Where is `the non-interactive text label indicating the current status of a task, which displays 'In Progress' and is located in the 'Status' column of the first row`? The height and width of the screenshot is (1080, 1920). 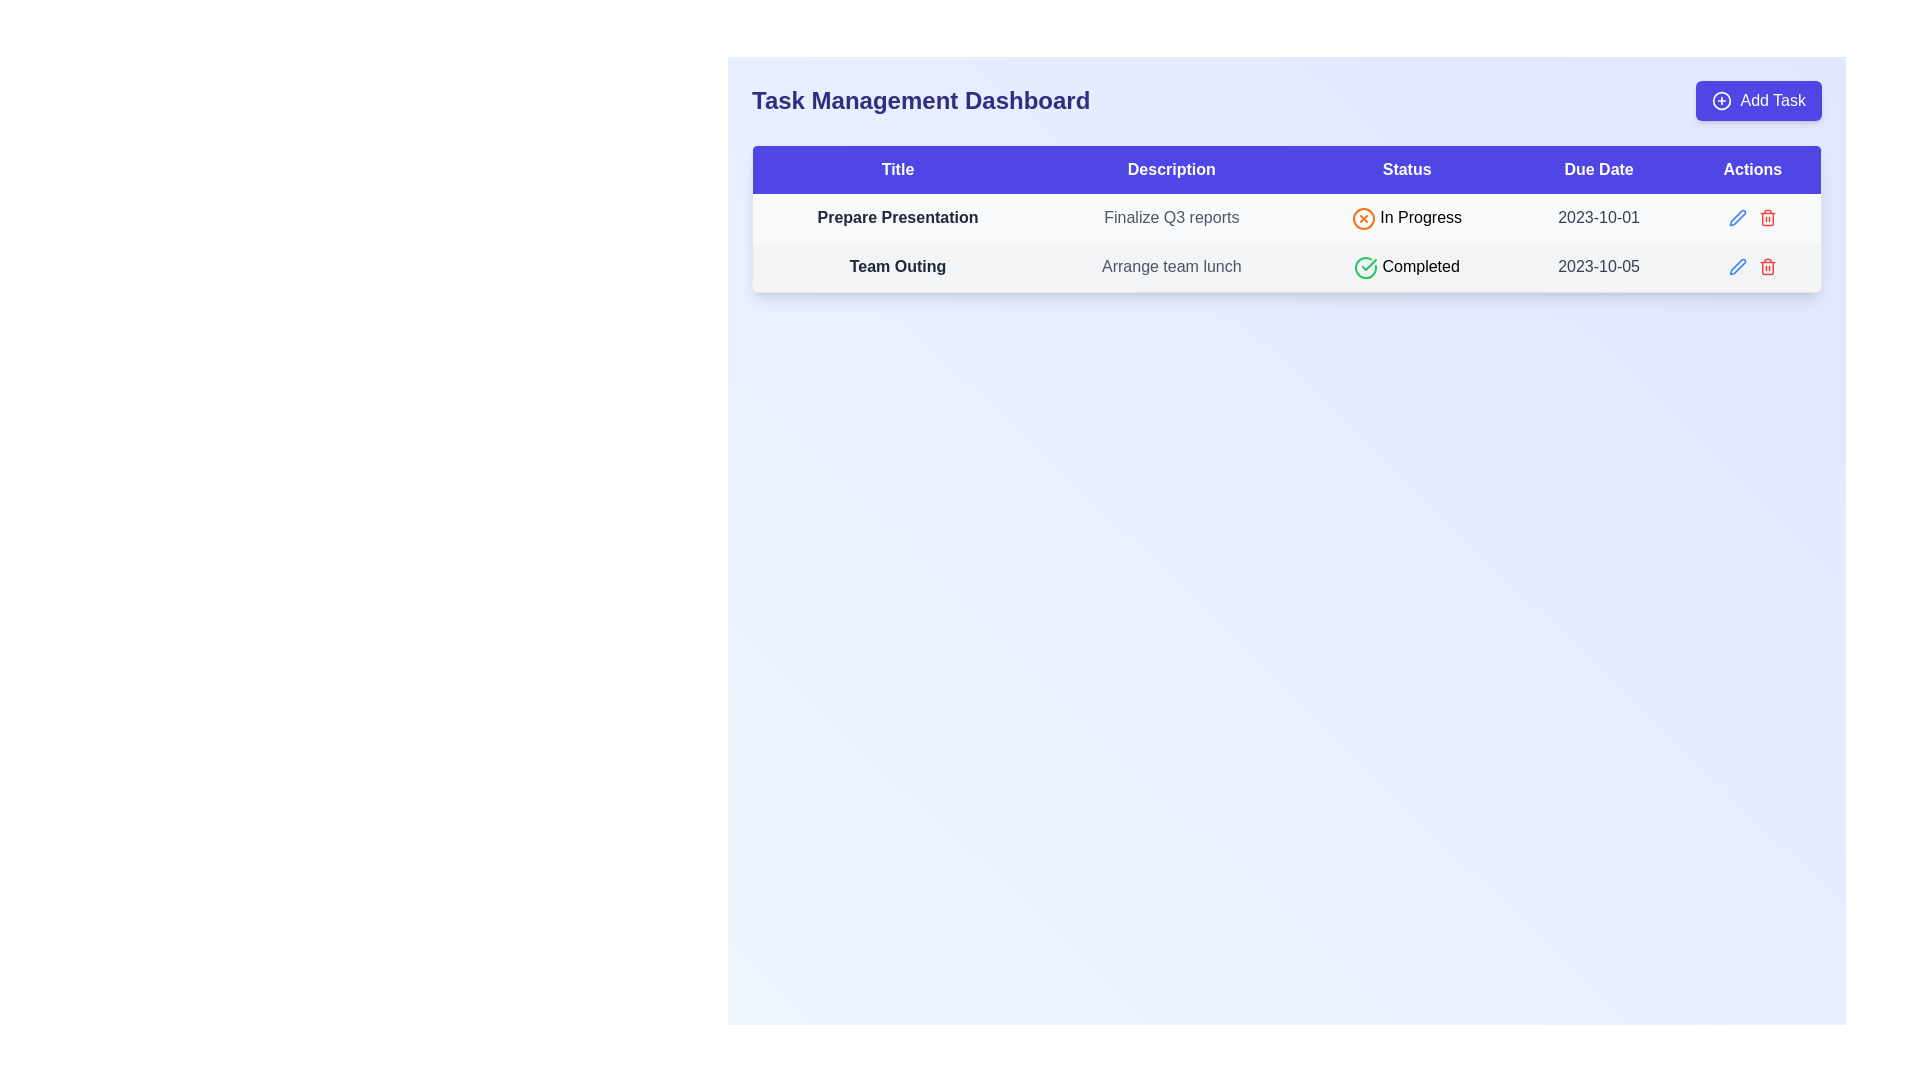
the non-interactive text label indicating the current status of a task, which displays 'In Progress' and is located in the 'Status' column of the first row is located at coordinates (1406, 218).